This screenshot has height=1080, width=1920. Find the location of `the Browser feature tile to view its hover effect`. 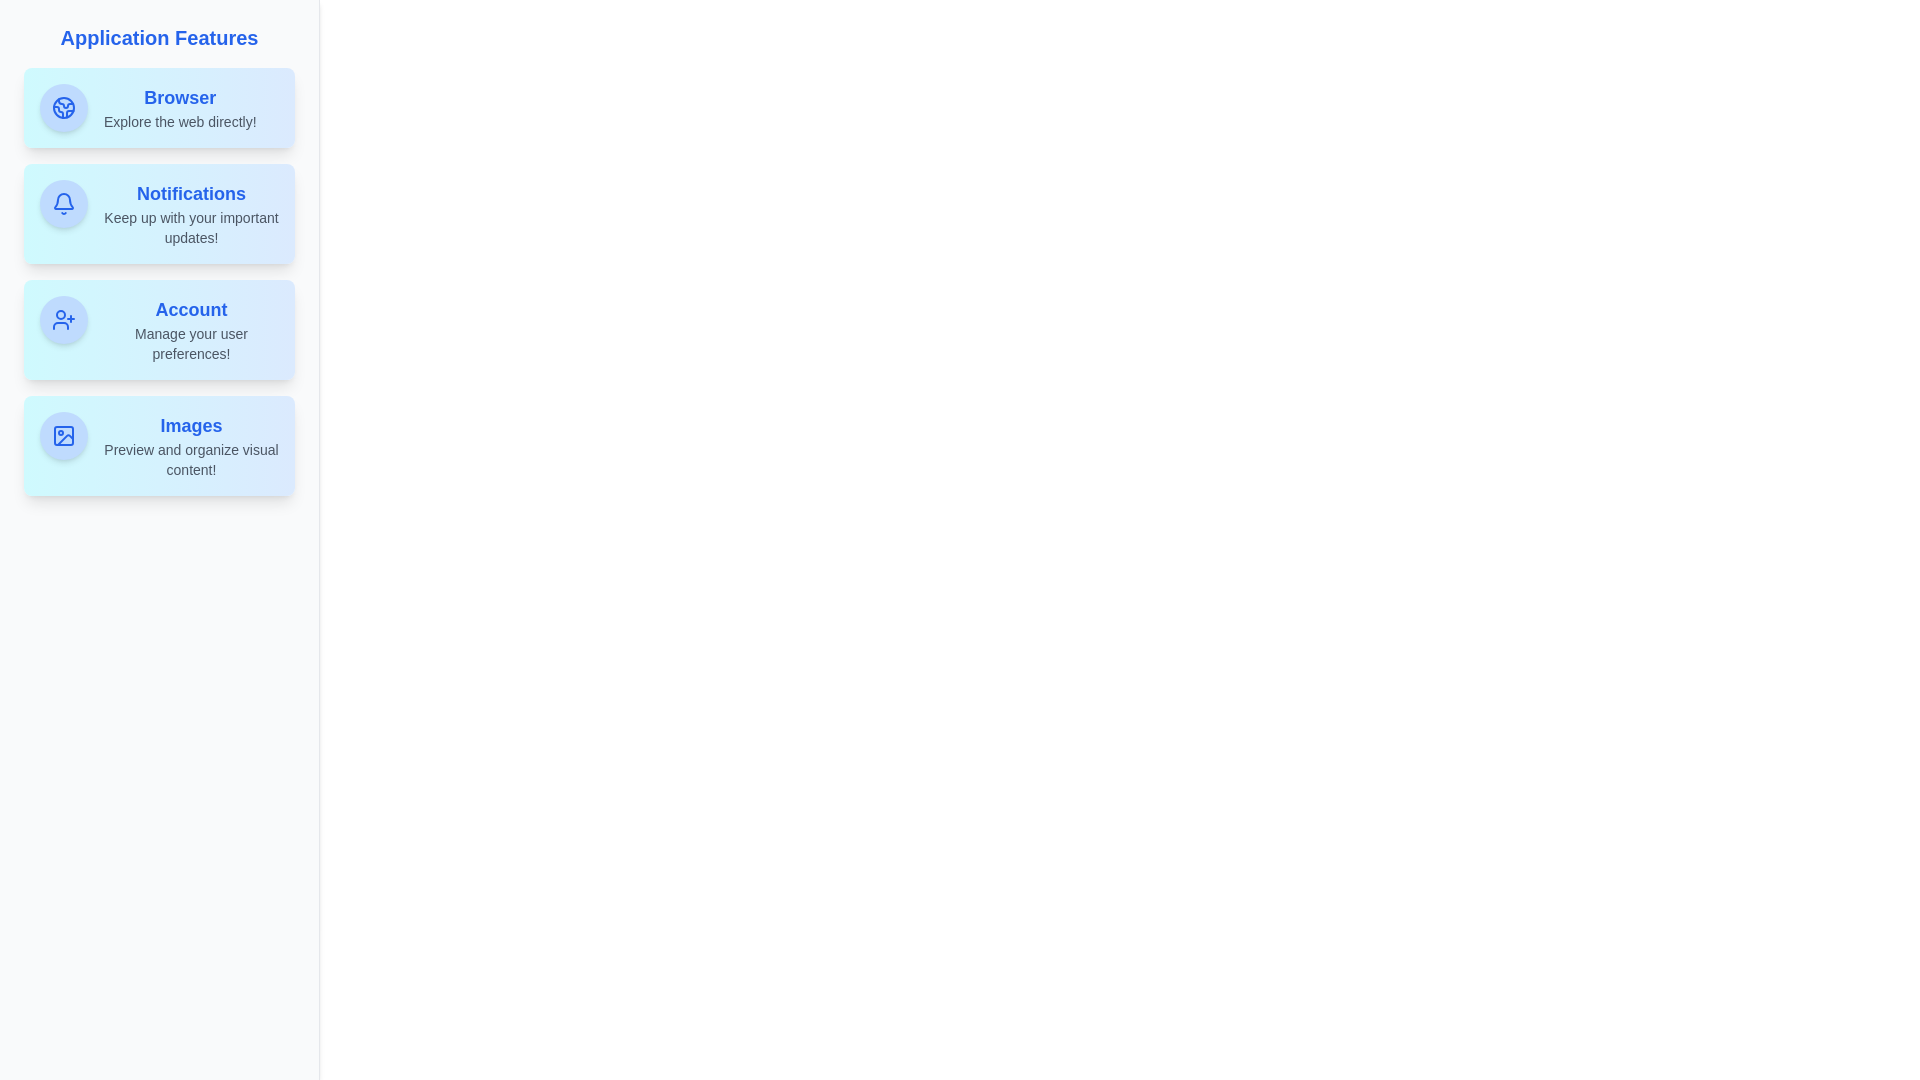

the Browser feature tile to view its hover effect is located at coordinates (158, 108).